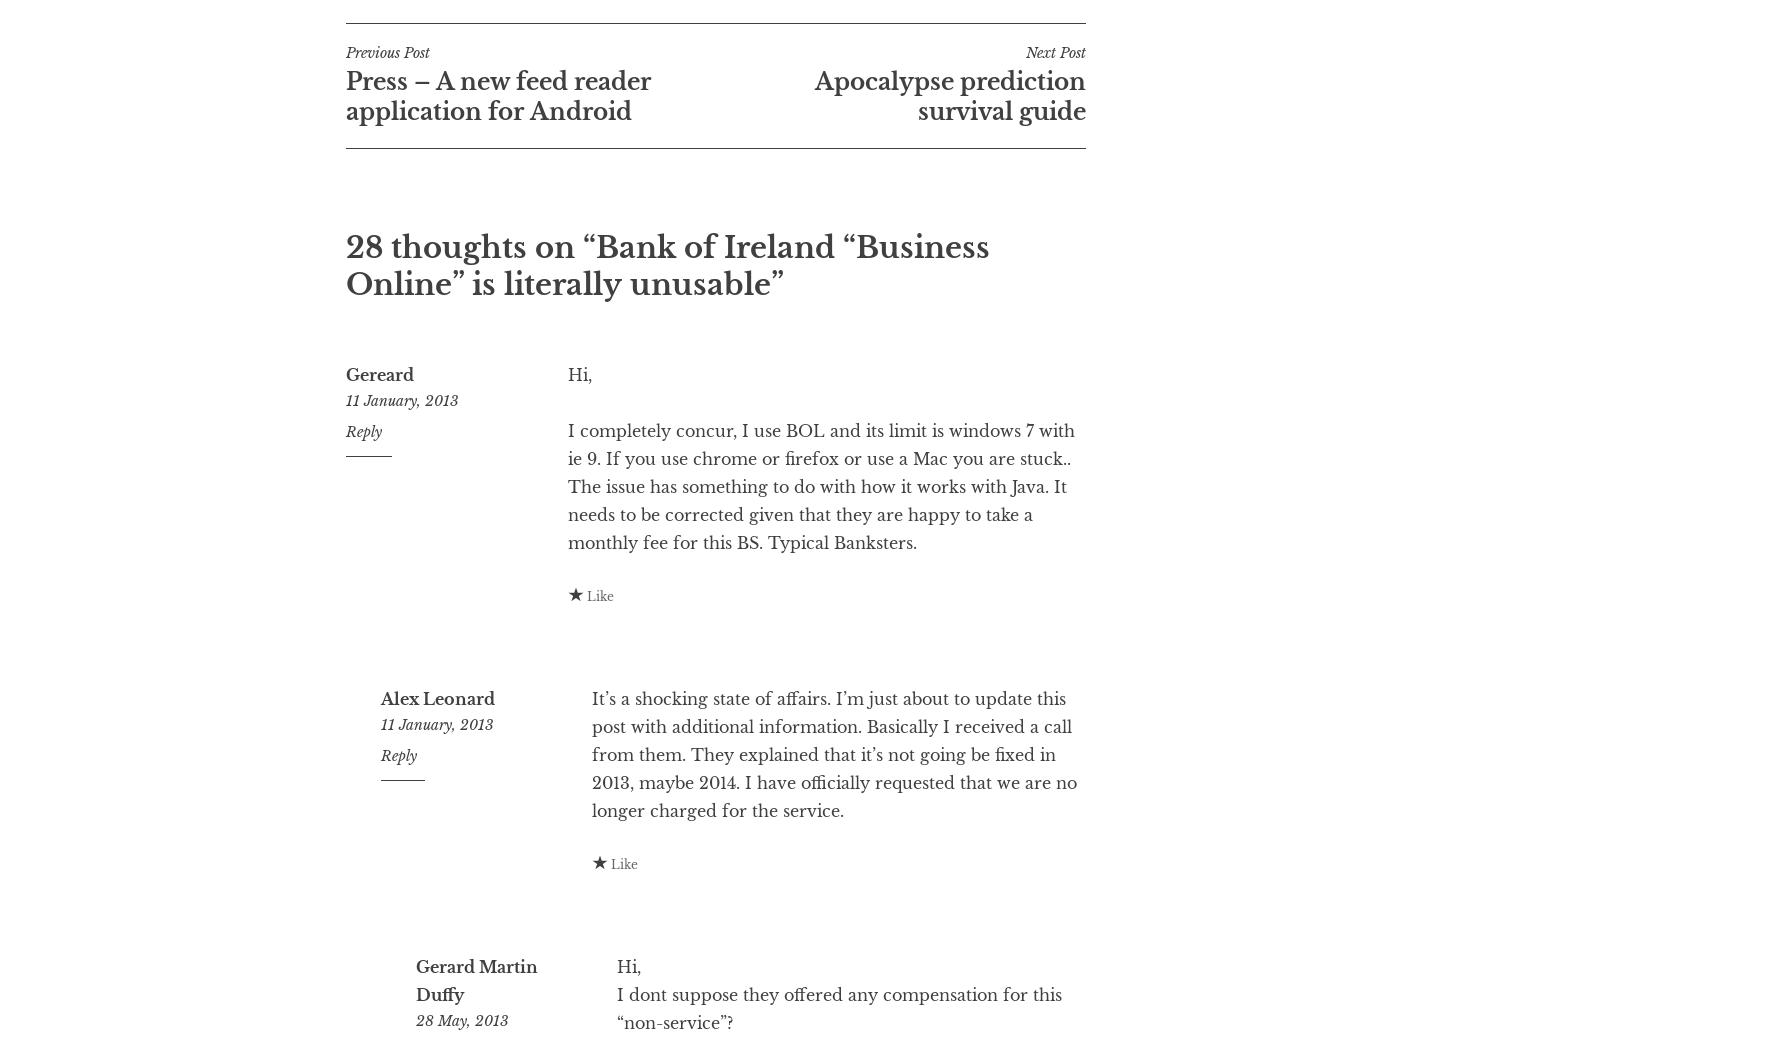 The image size is (1780, 1037). Describe the element at coordinates (431, 33) in the screenshot. I see `'Journal'` at that location.